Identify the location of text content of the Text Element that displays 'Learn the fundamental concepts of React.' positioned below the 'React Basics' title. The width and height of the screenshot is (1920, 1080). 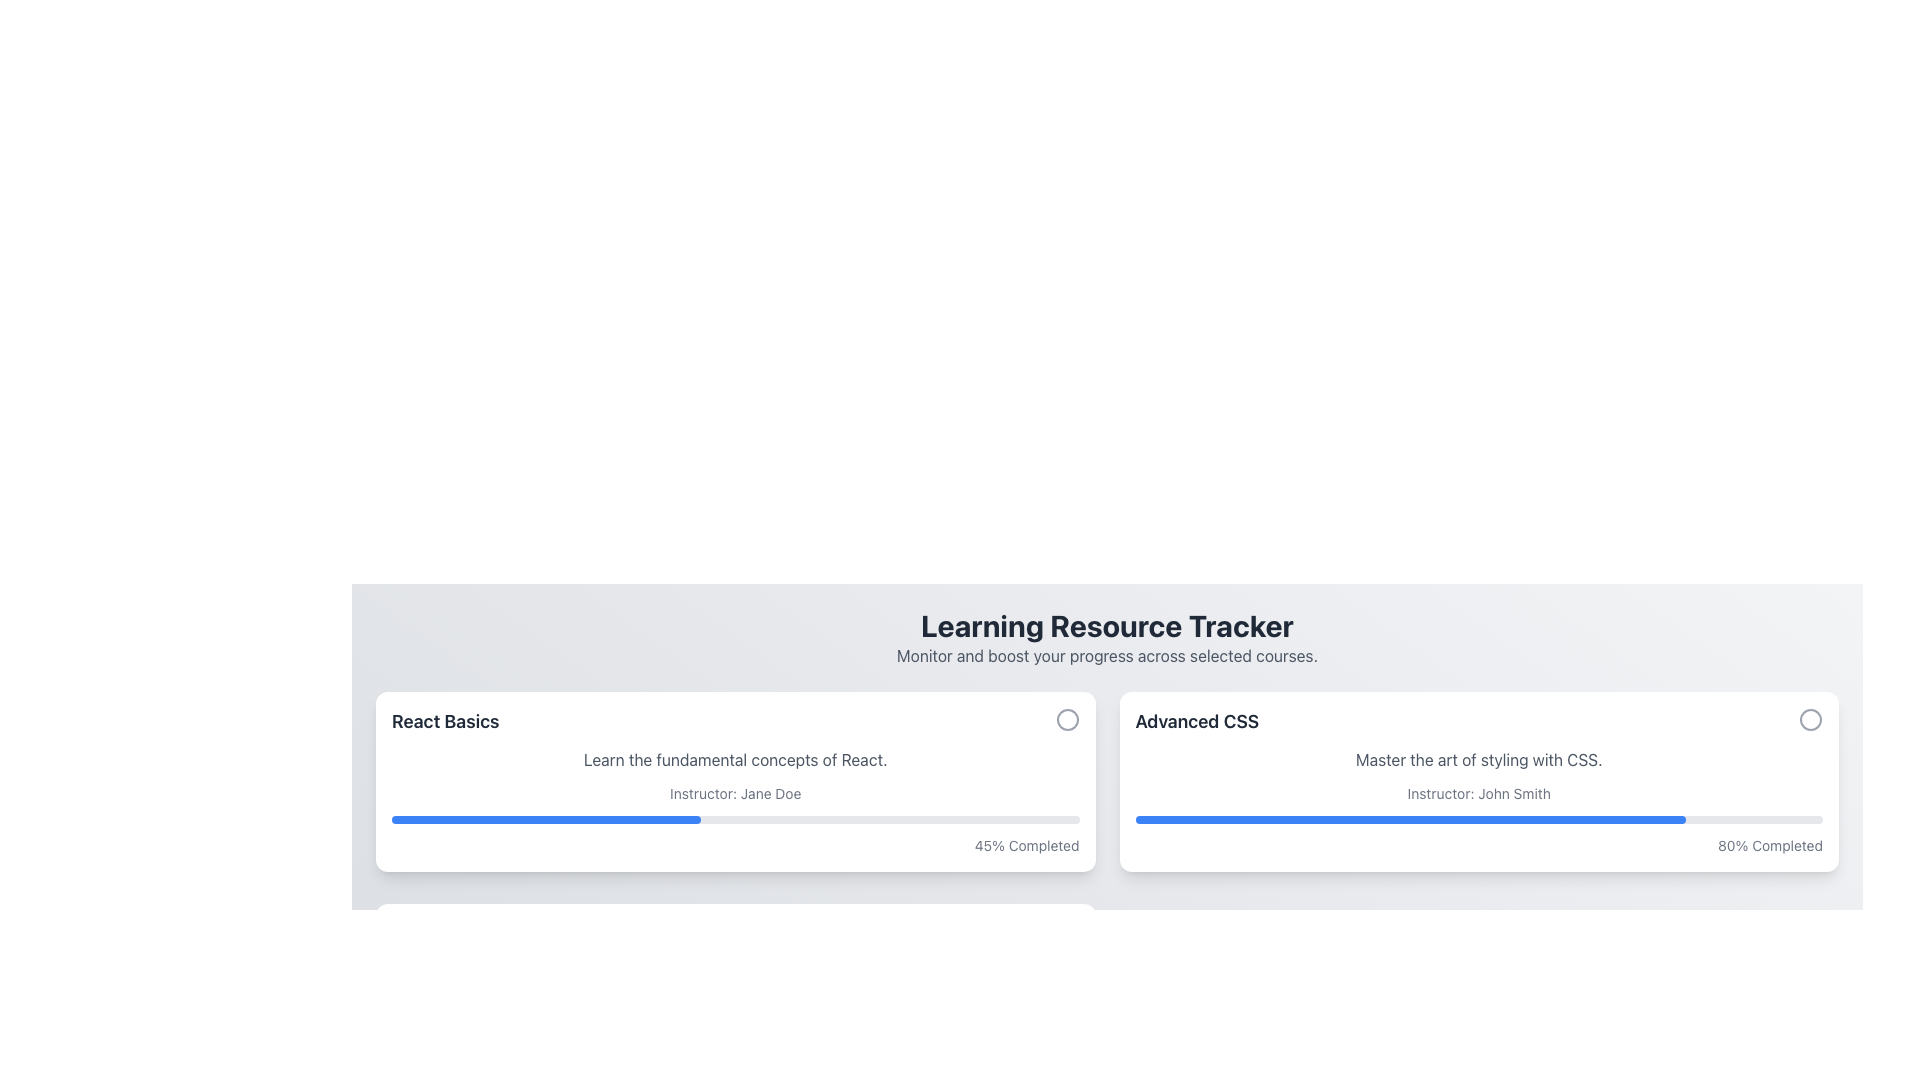
(734, 759).